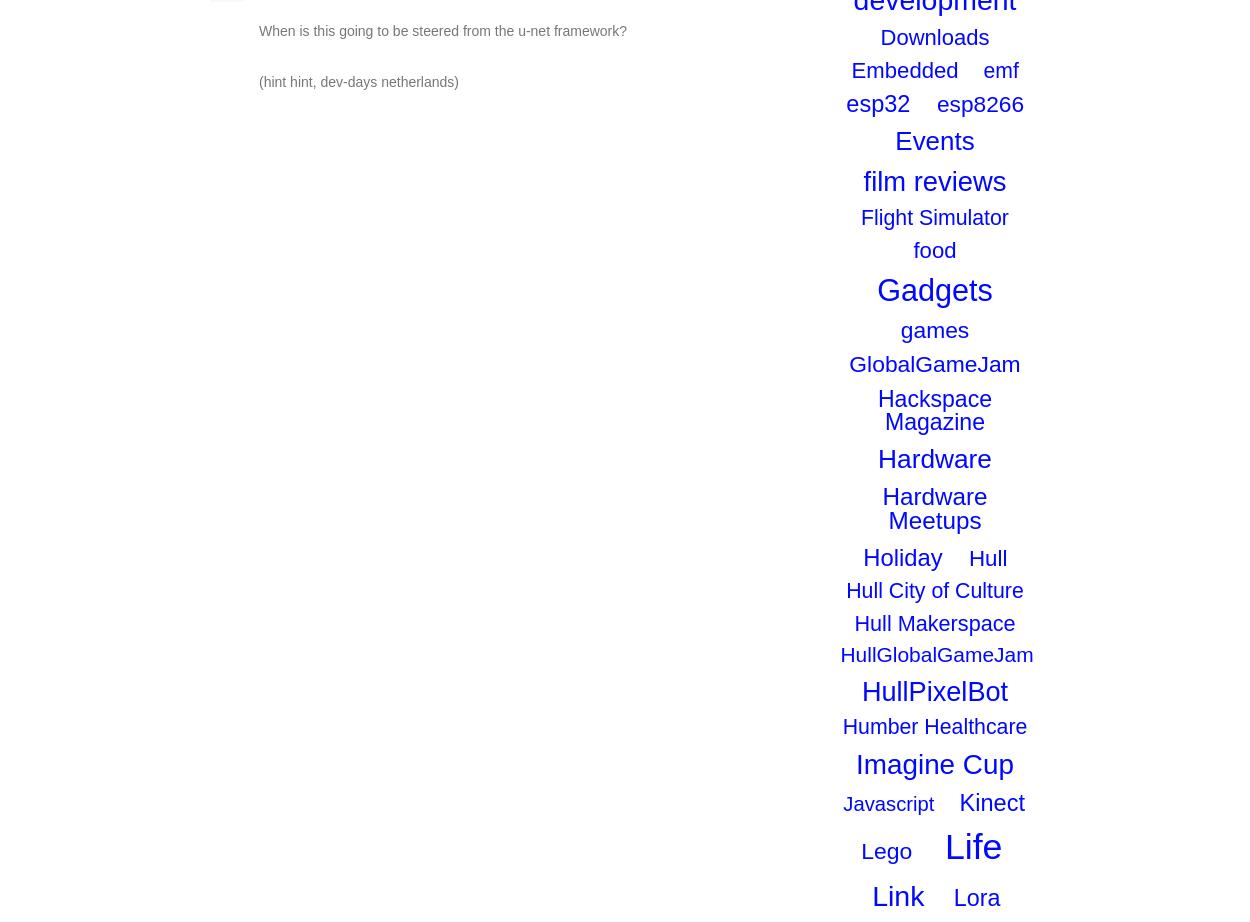 This screenshot has width=1250, height=922. What do you see at coordinates (934, 725) in the screenshot?
I see `'Humber Healthcare'` at bounding box center [934, 725].